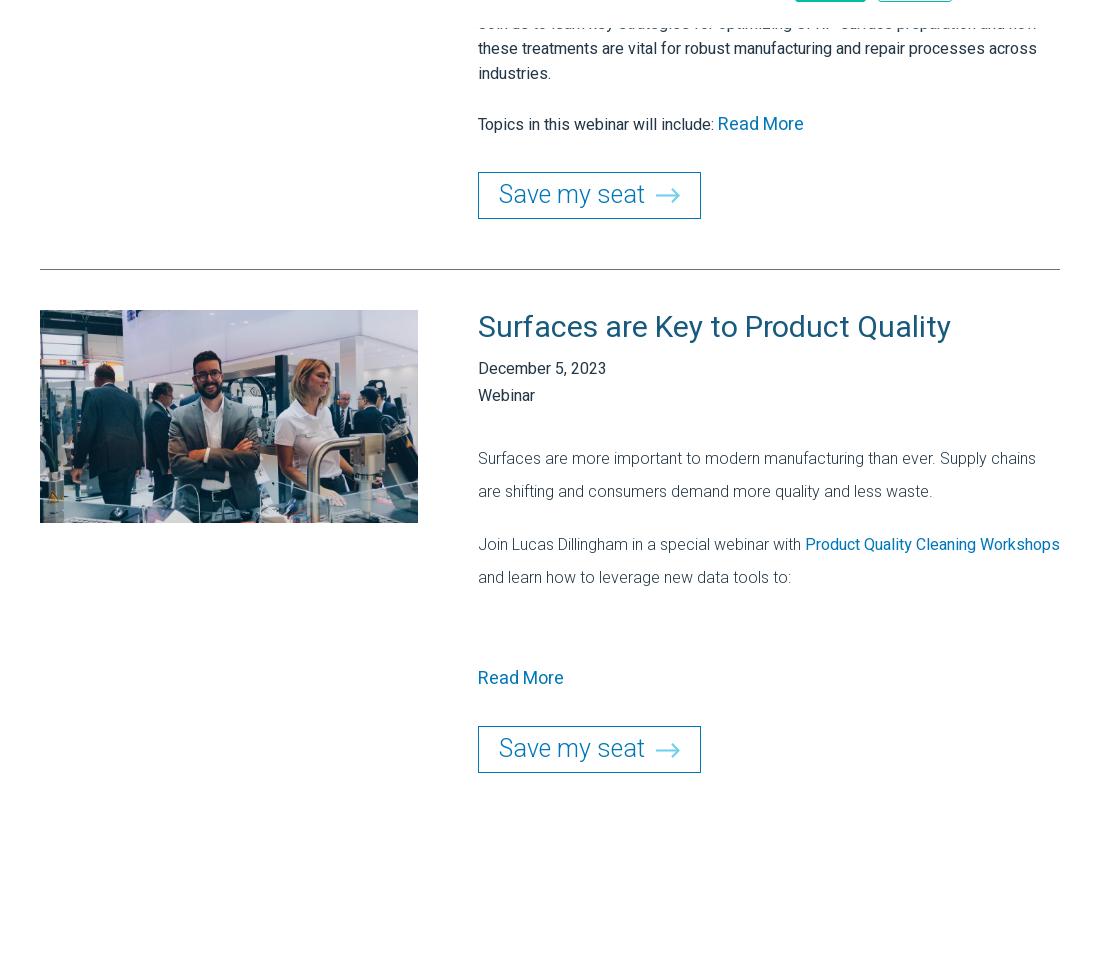  Describe the element at coordinates (932, 545) in the screenshot. I see `'Product Quality Cleaning Workshops'` at that location.